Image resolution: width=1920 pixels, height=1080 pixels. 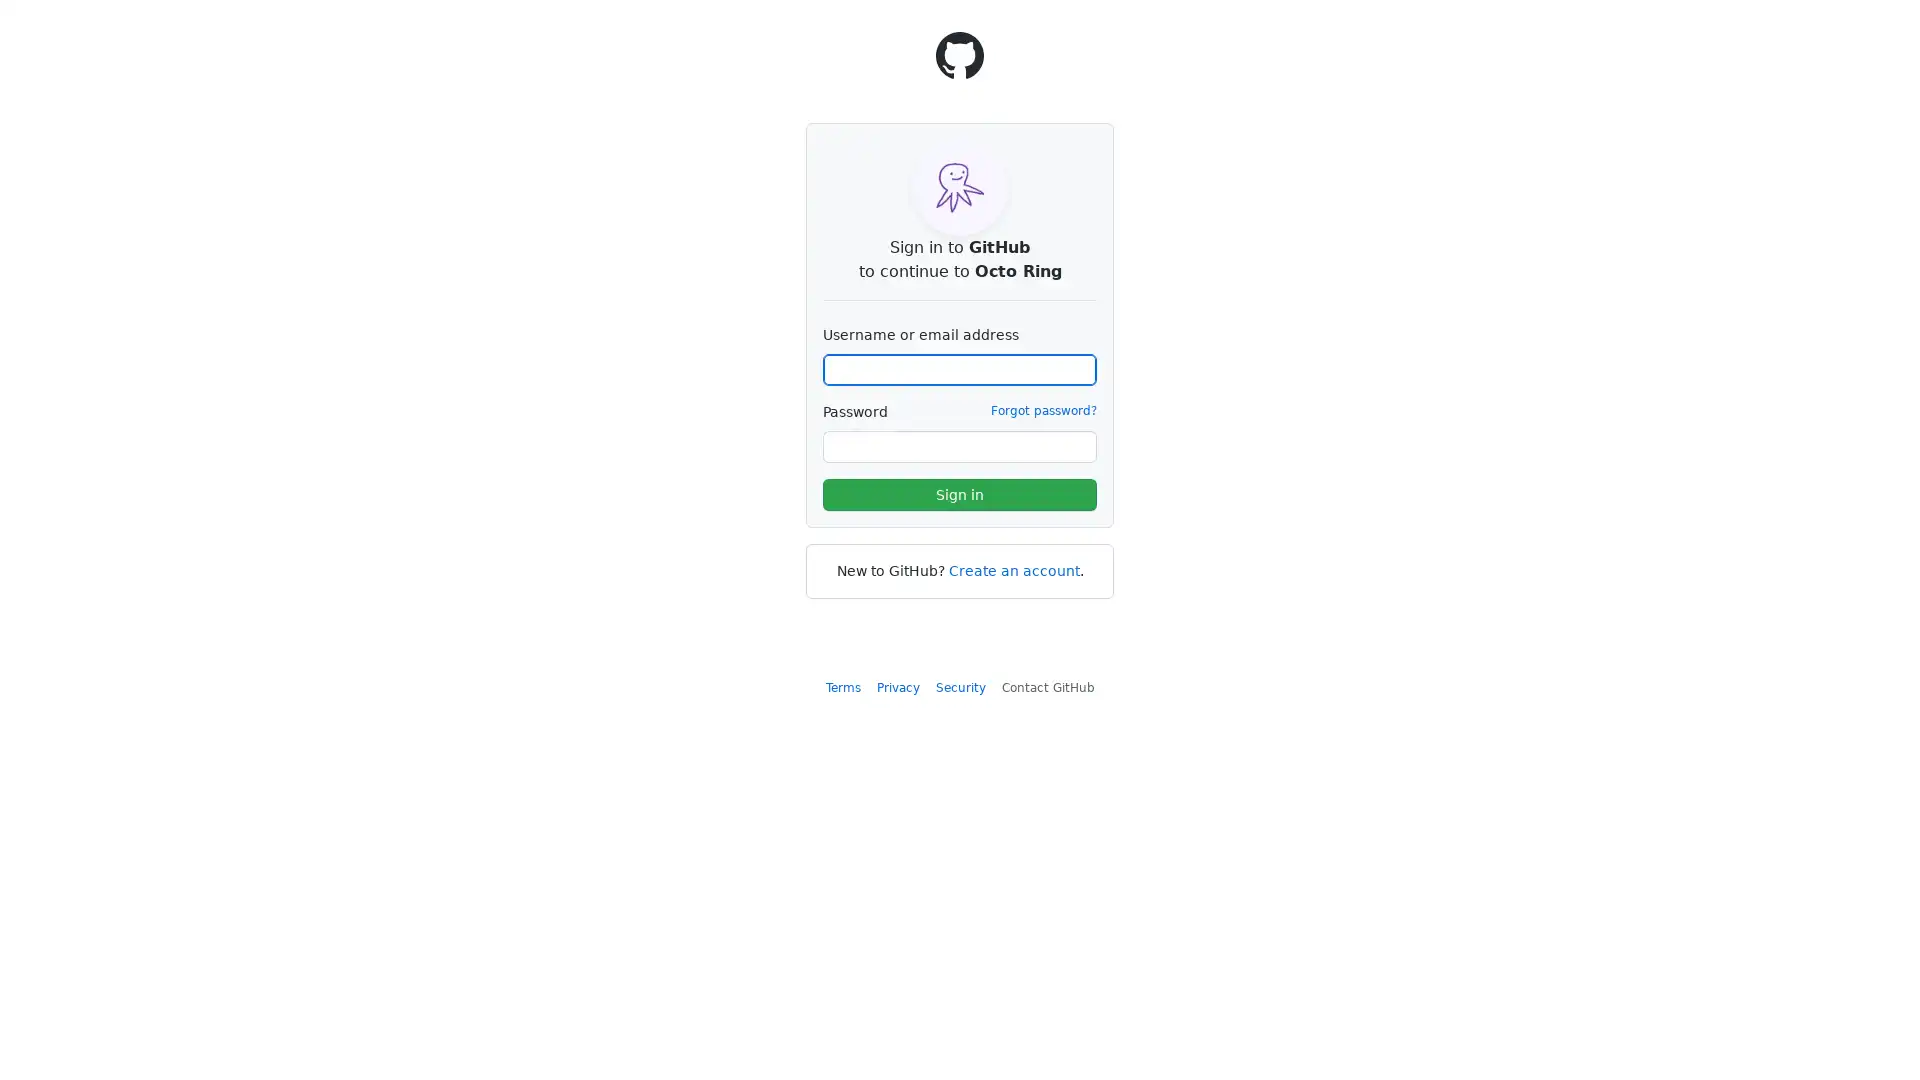 I want to click on Sign in, so click(x=960, y=494).